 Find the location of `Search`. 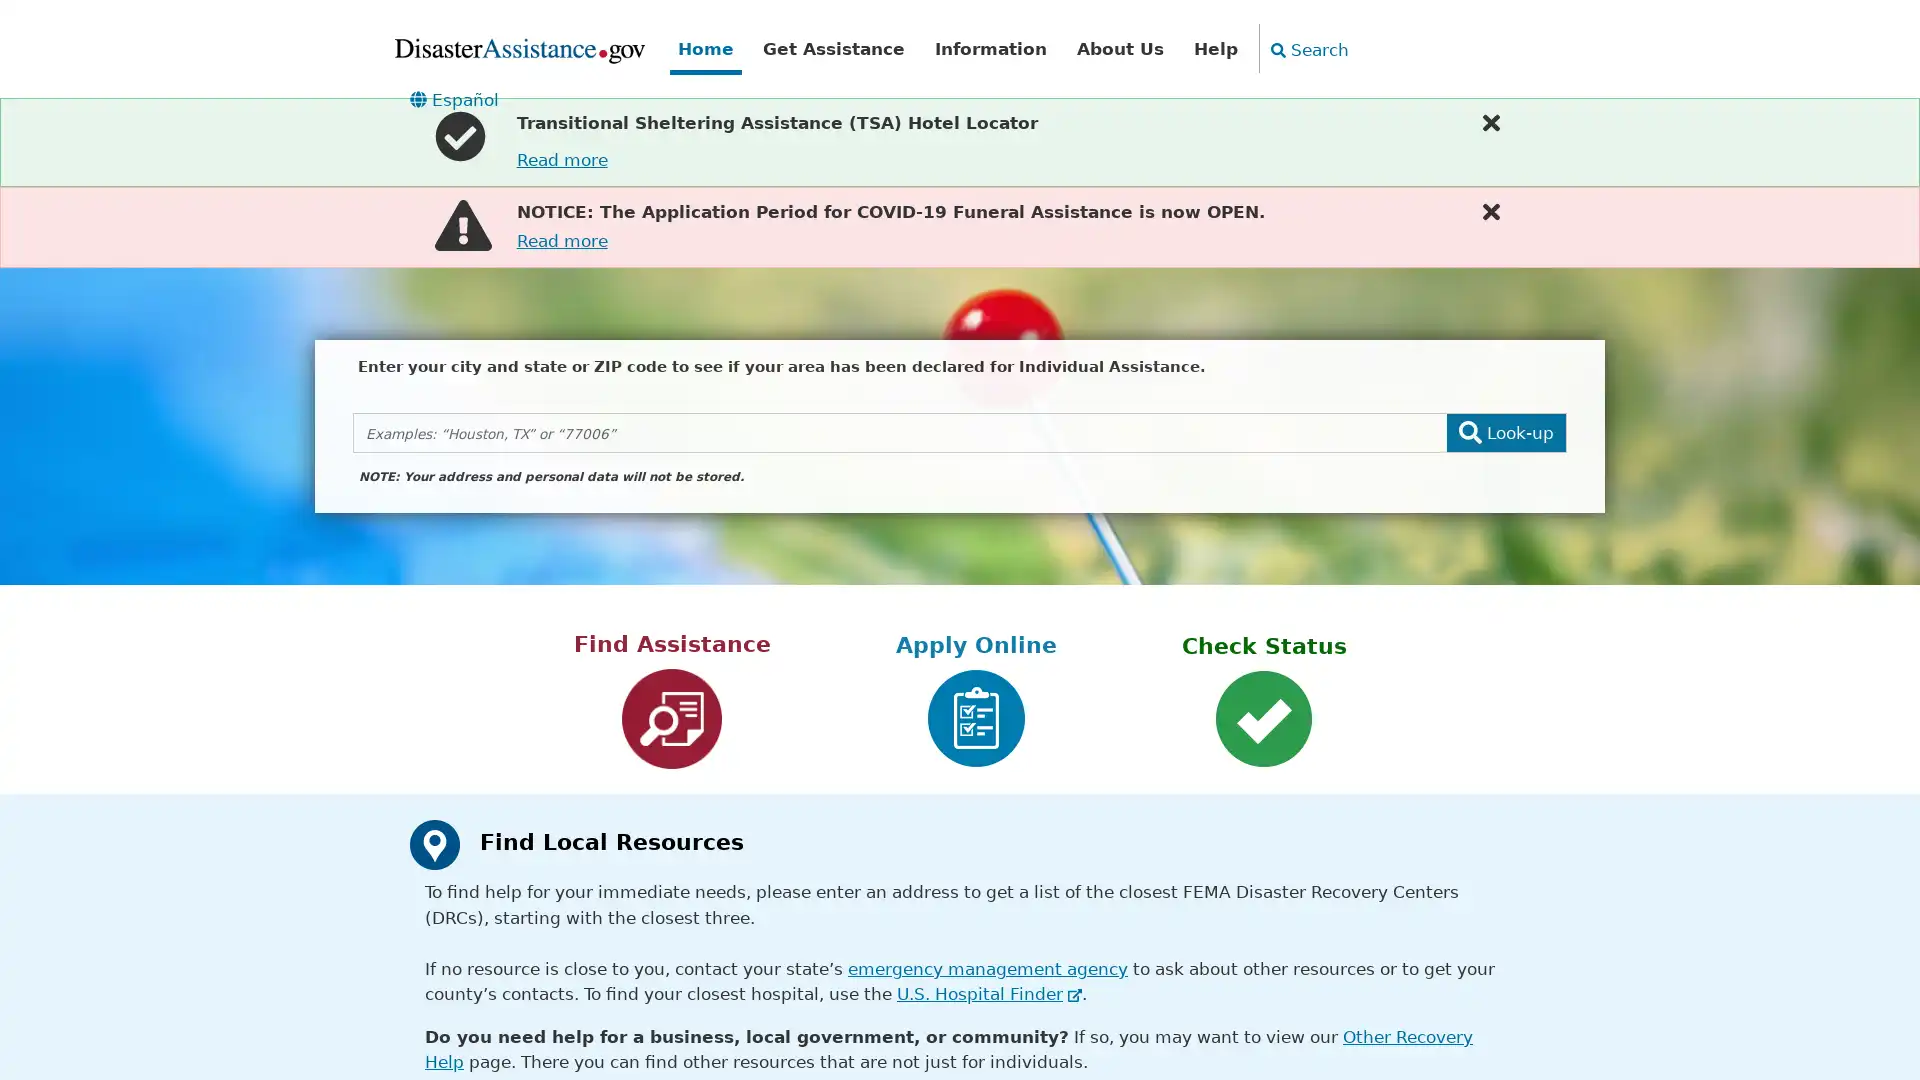

Search is located at coordinates (1305, 49).